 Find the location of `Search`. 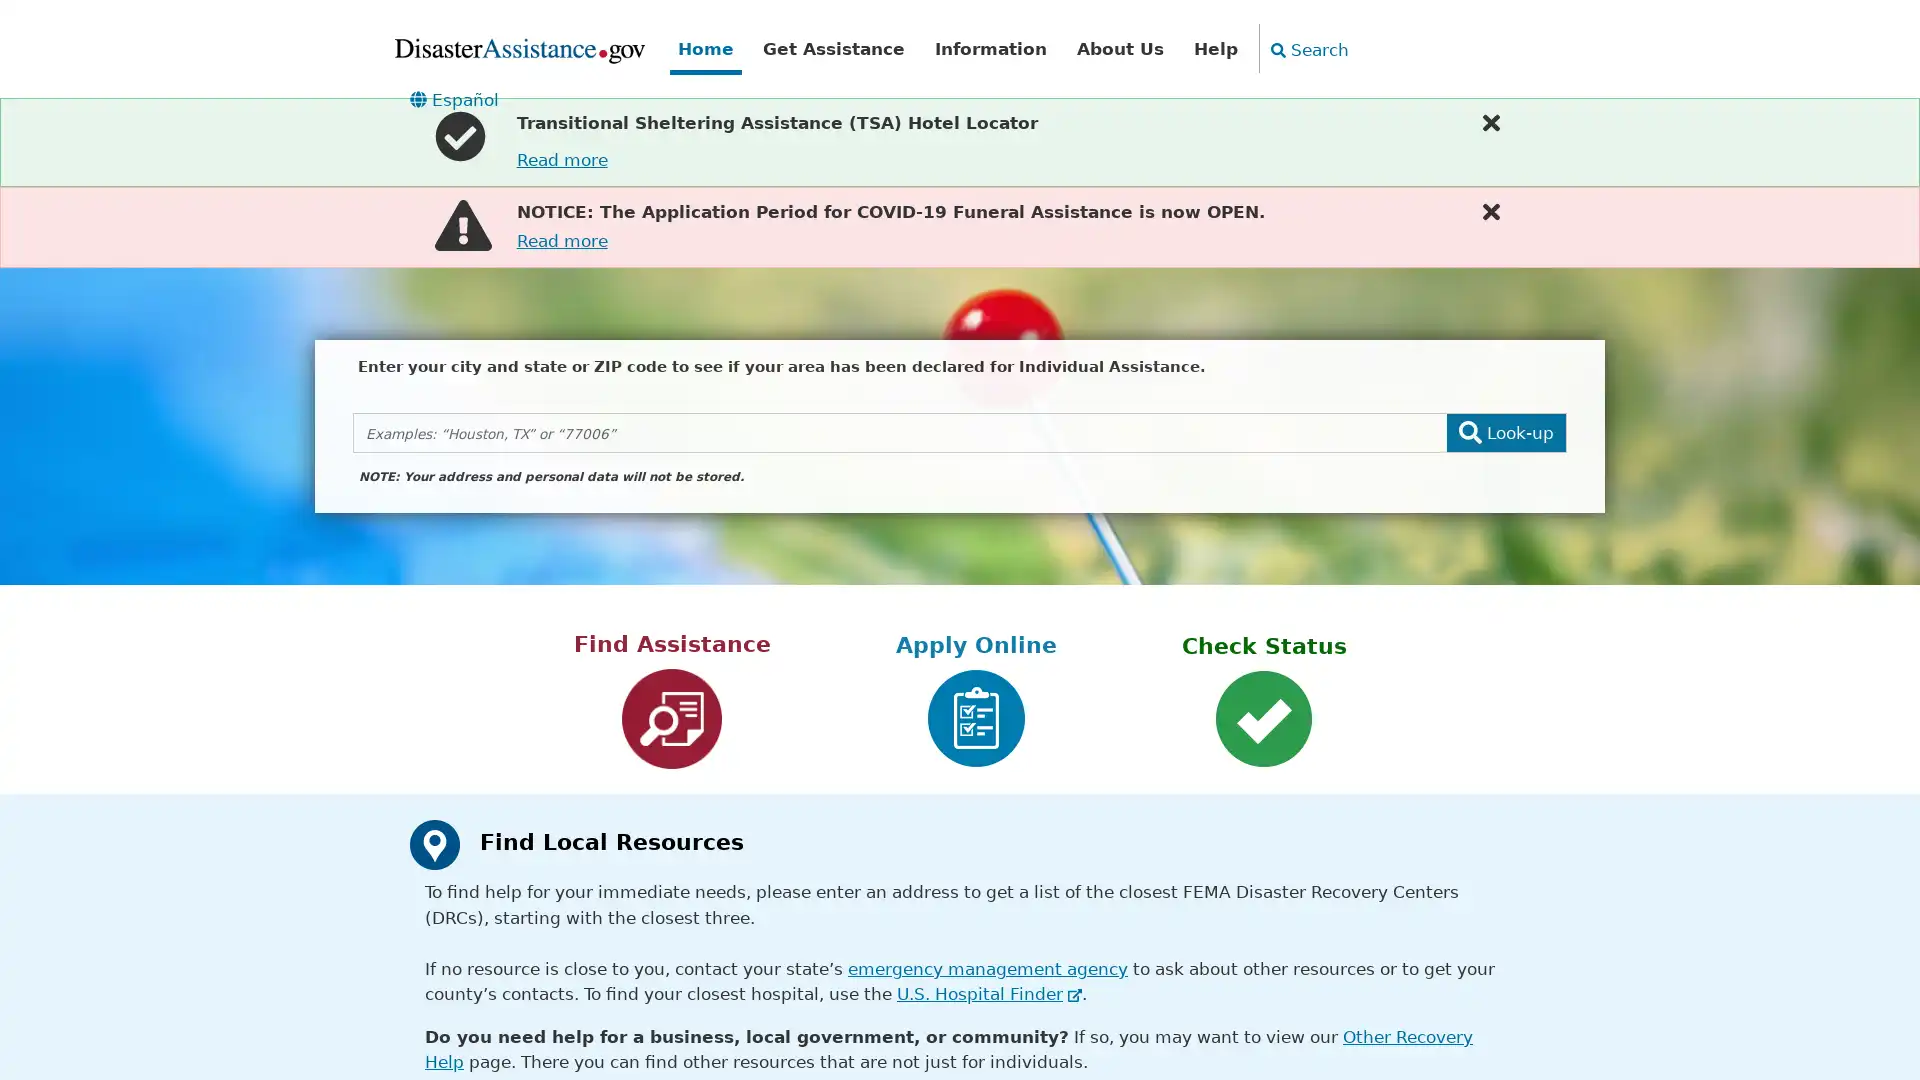

Search is located at coordinates (1305, 49).